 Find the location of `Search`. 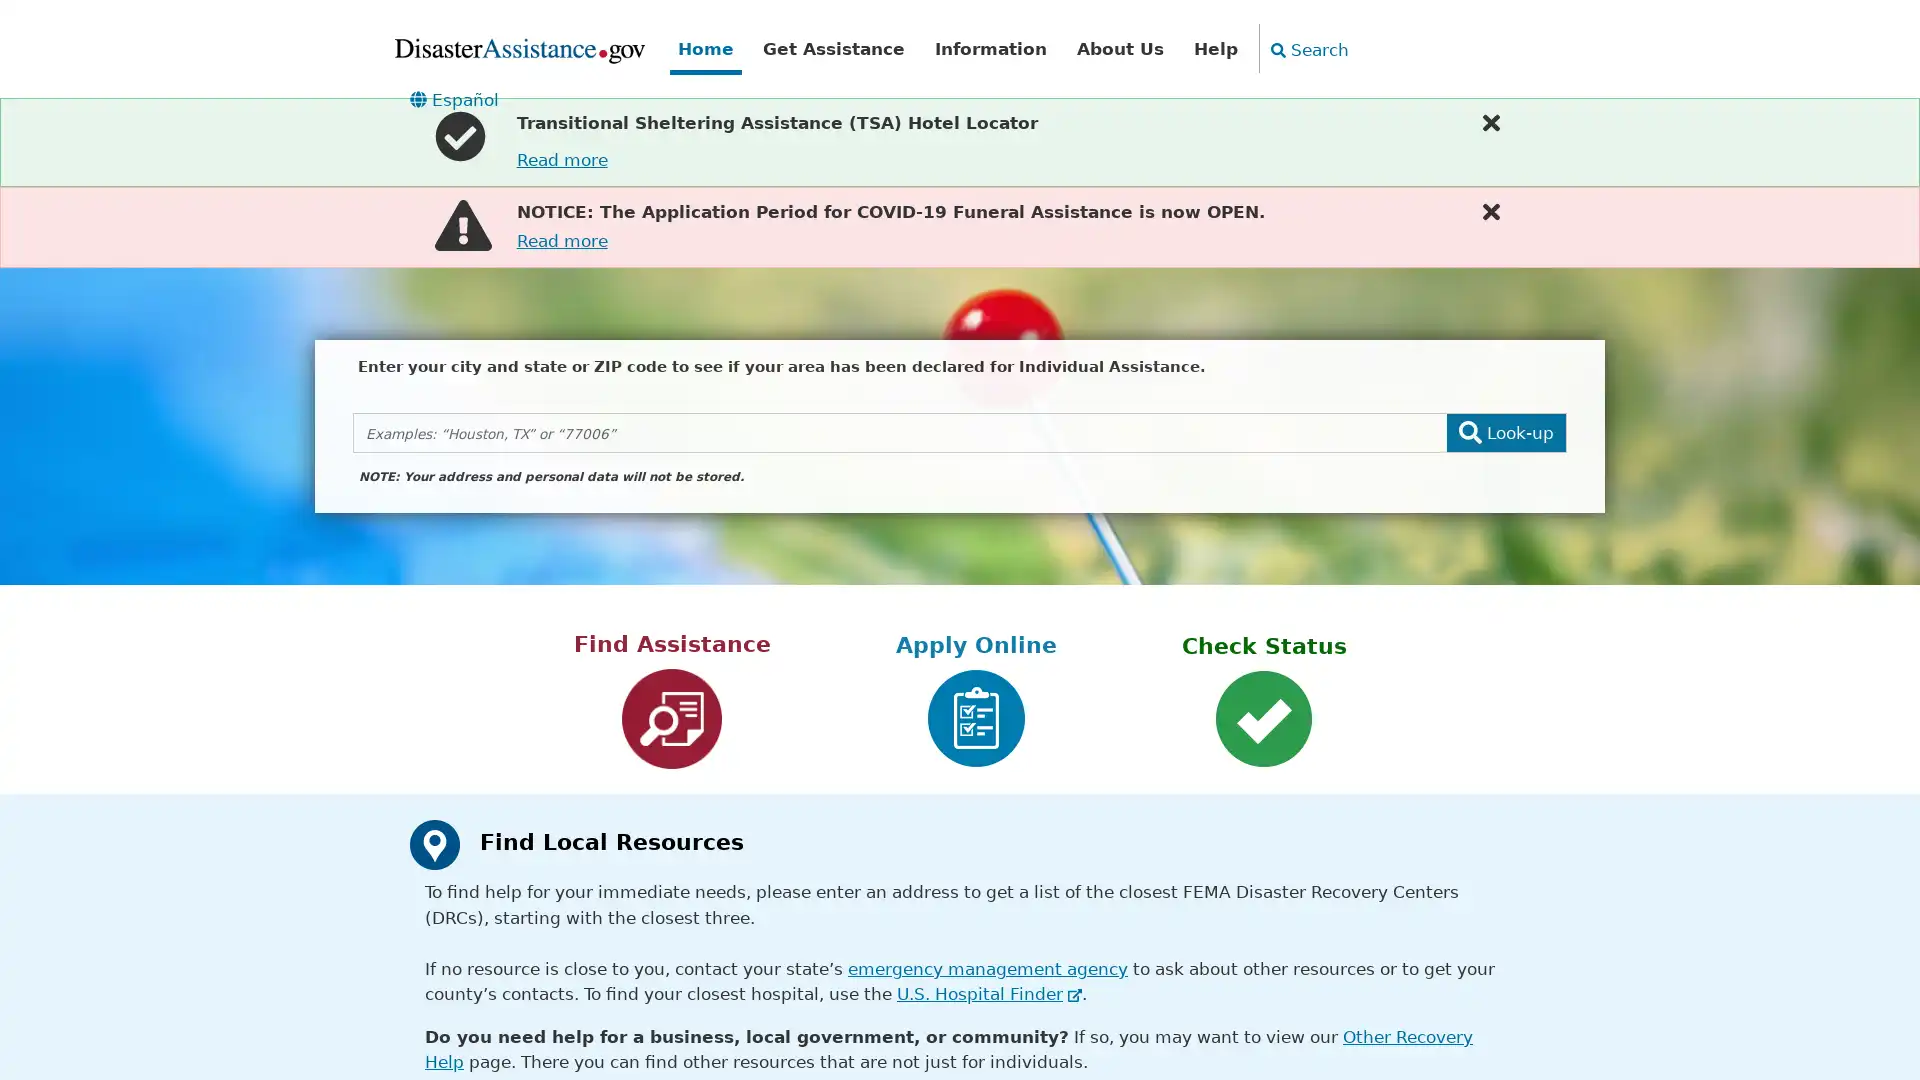

Search is located at coordinates (1305, 49).